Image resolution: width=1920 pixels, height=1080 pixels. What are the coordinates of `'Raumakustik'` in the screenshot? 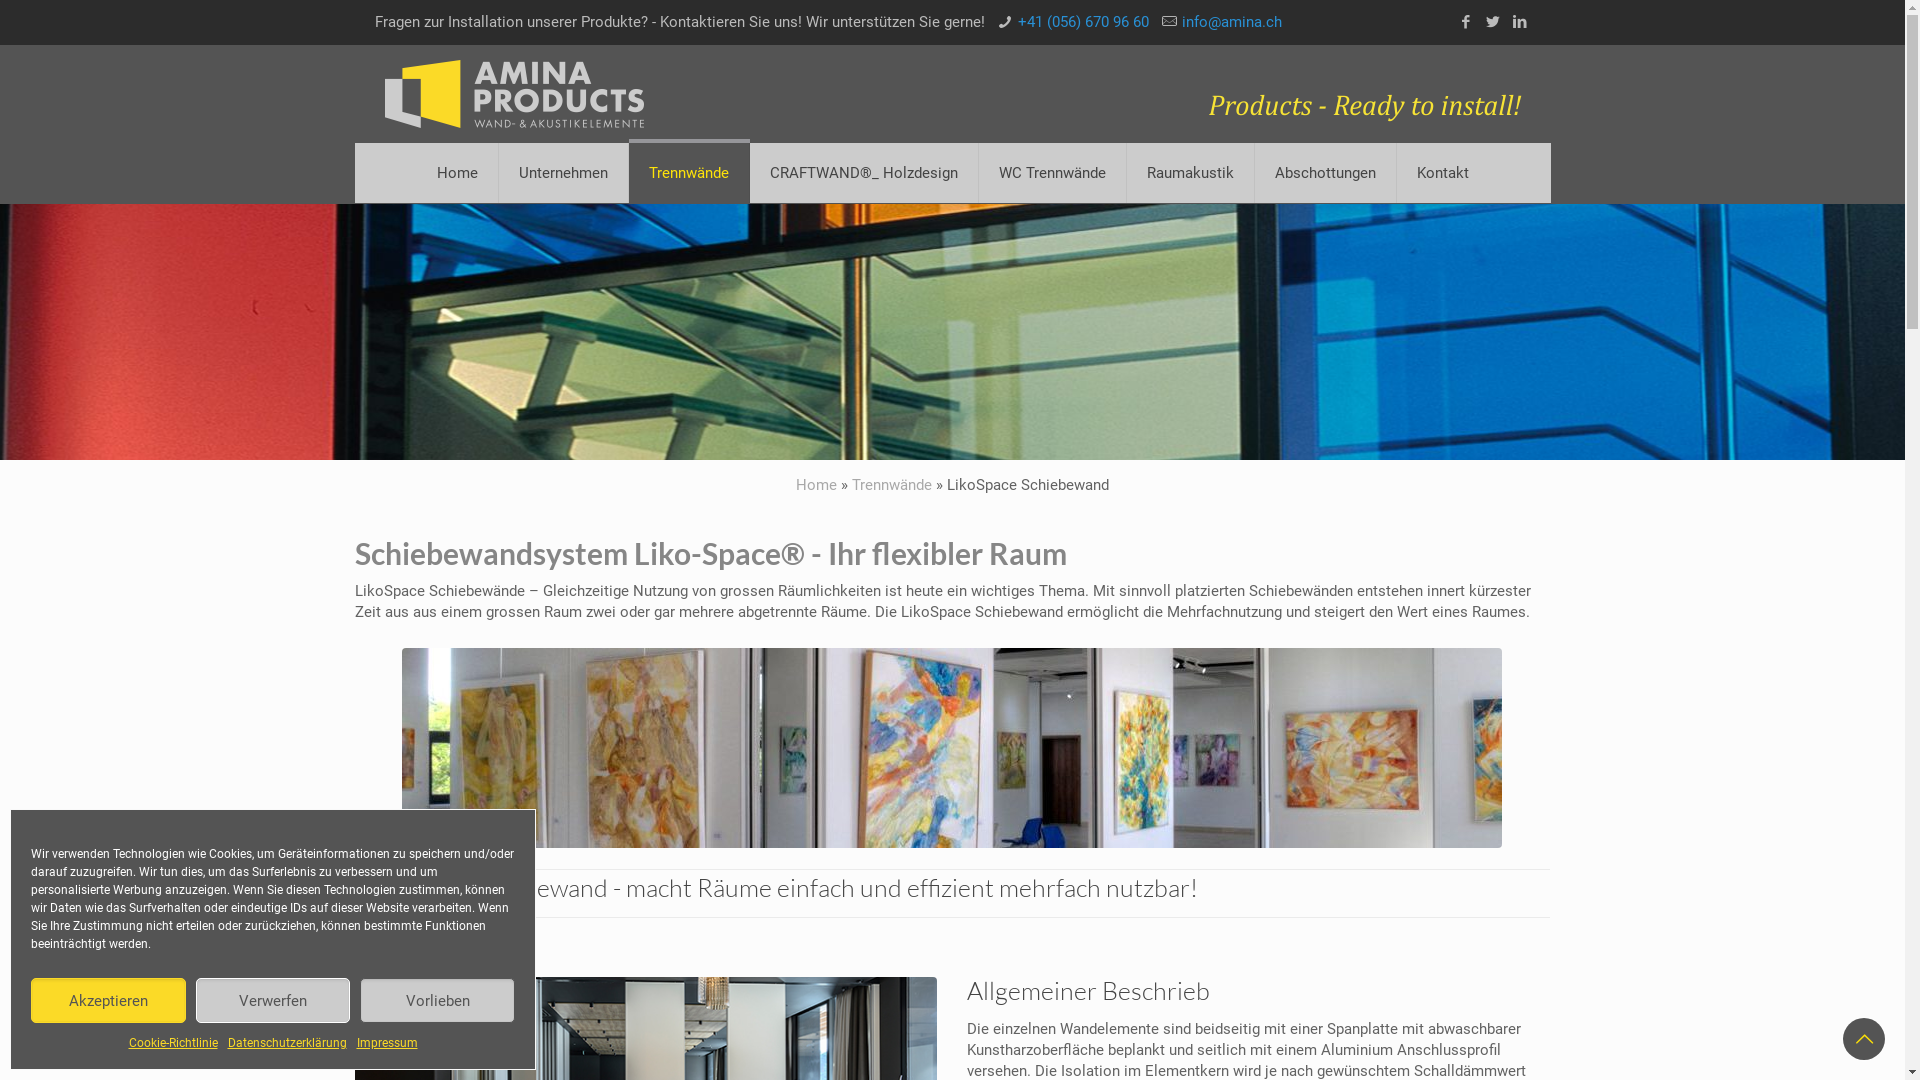 It's located at (1126, 172).